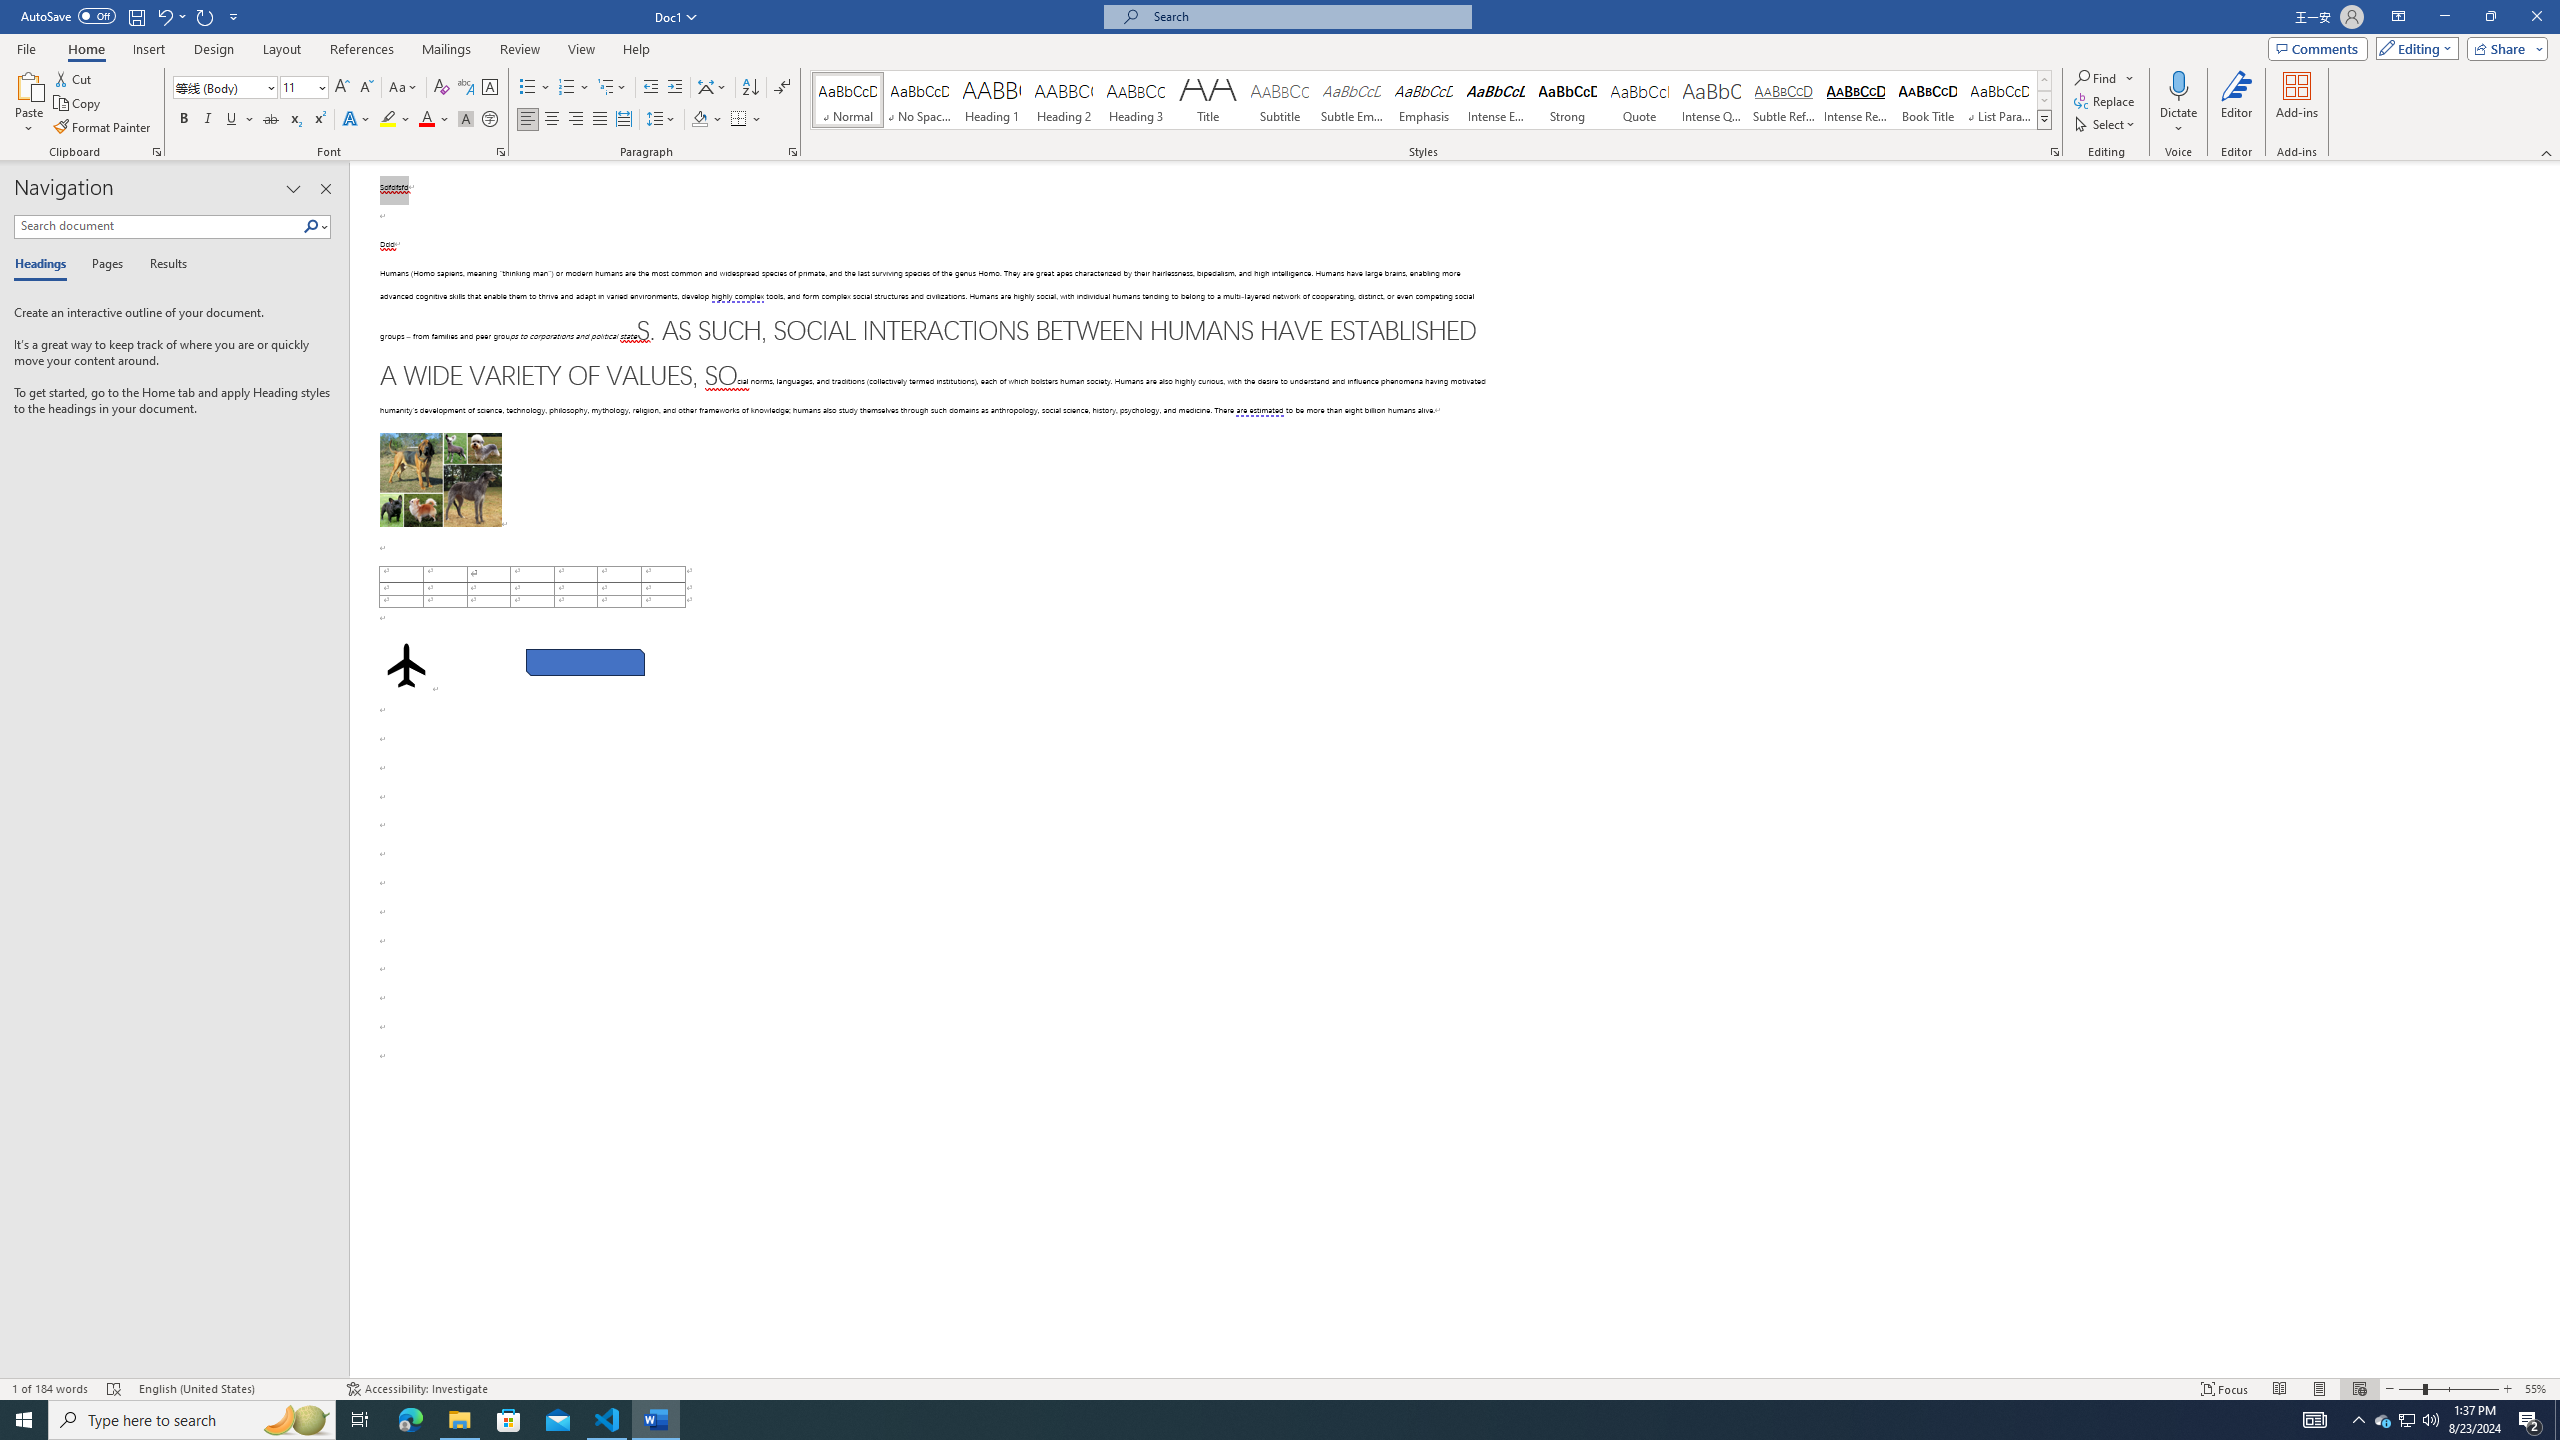 Image resolution: width=2560 pixels, height=1440 pixels. What do you see at coordinates (395, 118) in the screenshot?
I see `'Text Highlight Color'` at bounding box center [395, 118].